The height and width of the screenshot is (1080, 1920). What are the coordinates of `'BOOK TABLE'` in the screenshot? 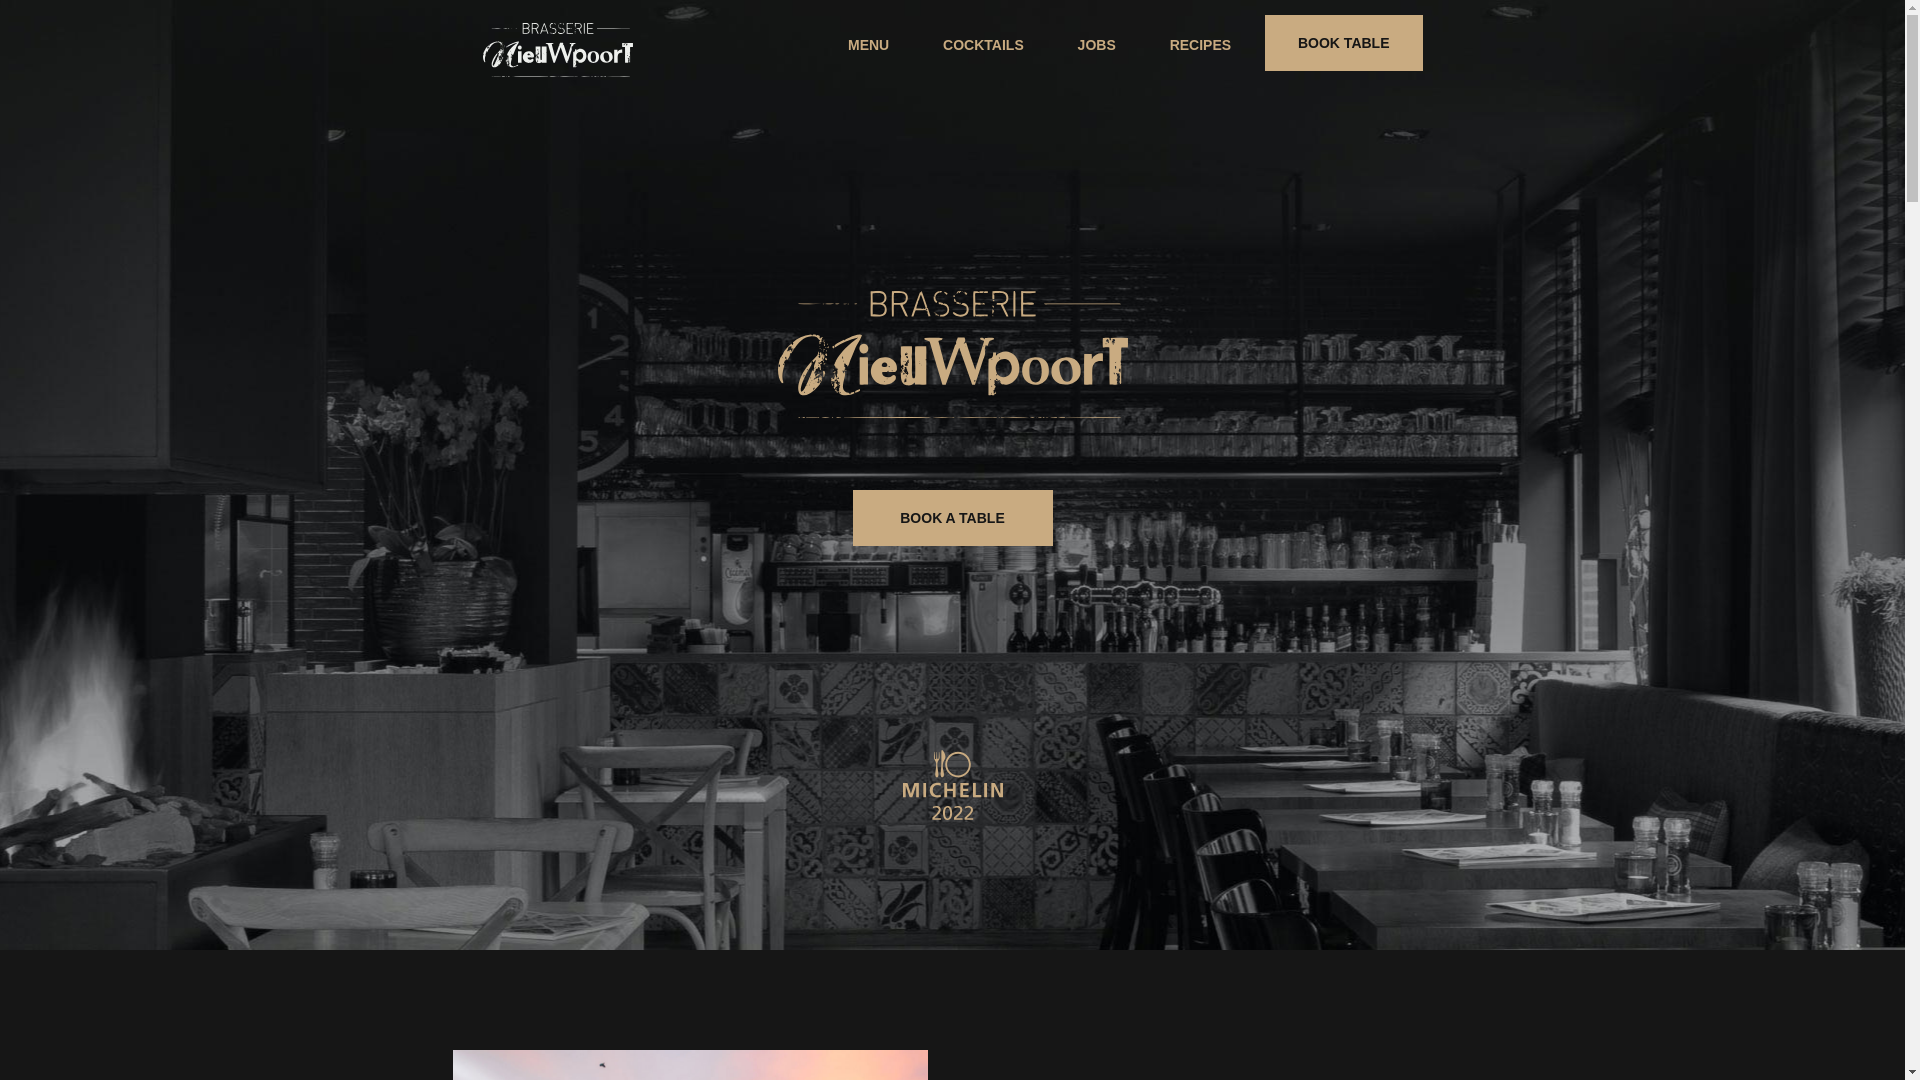 It's located at (1344, 42).